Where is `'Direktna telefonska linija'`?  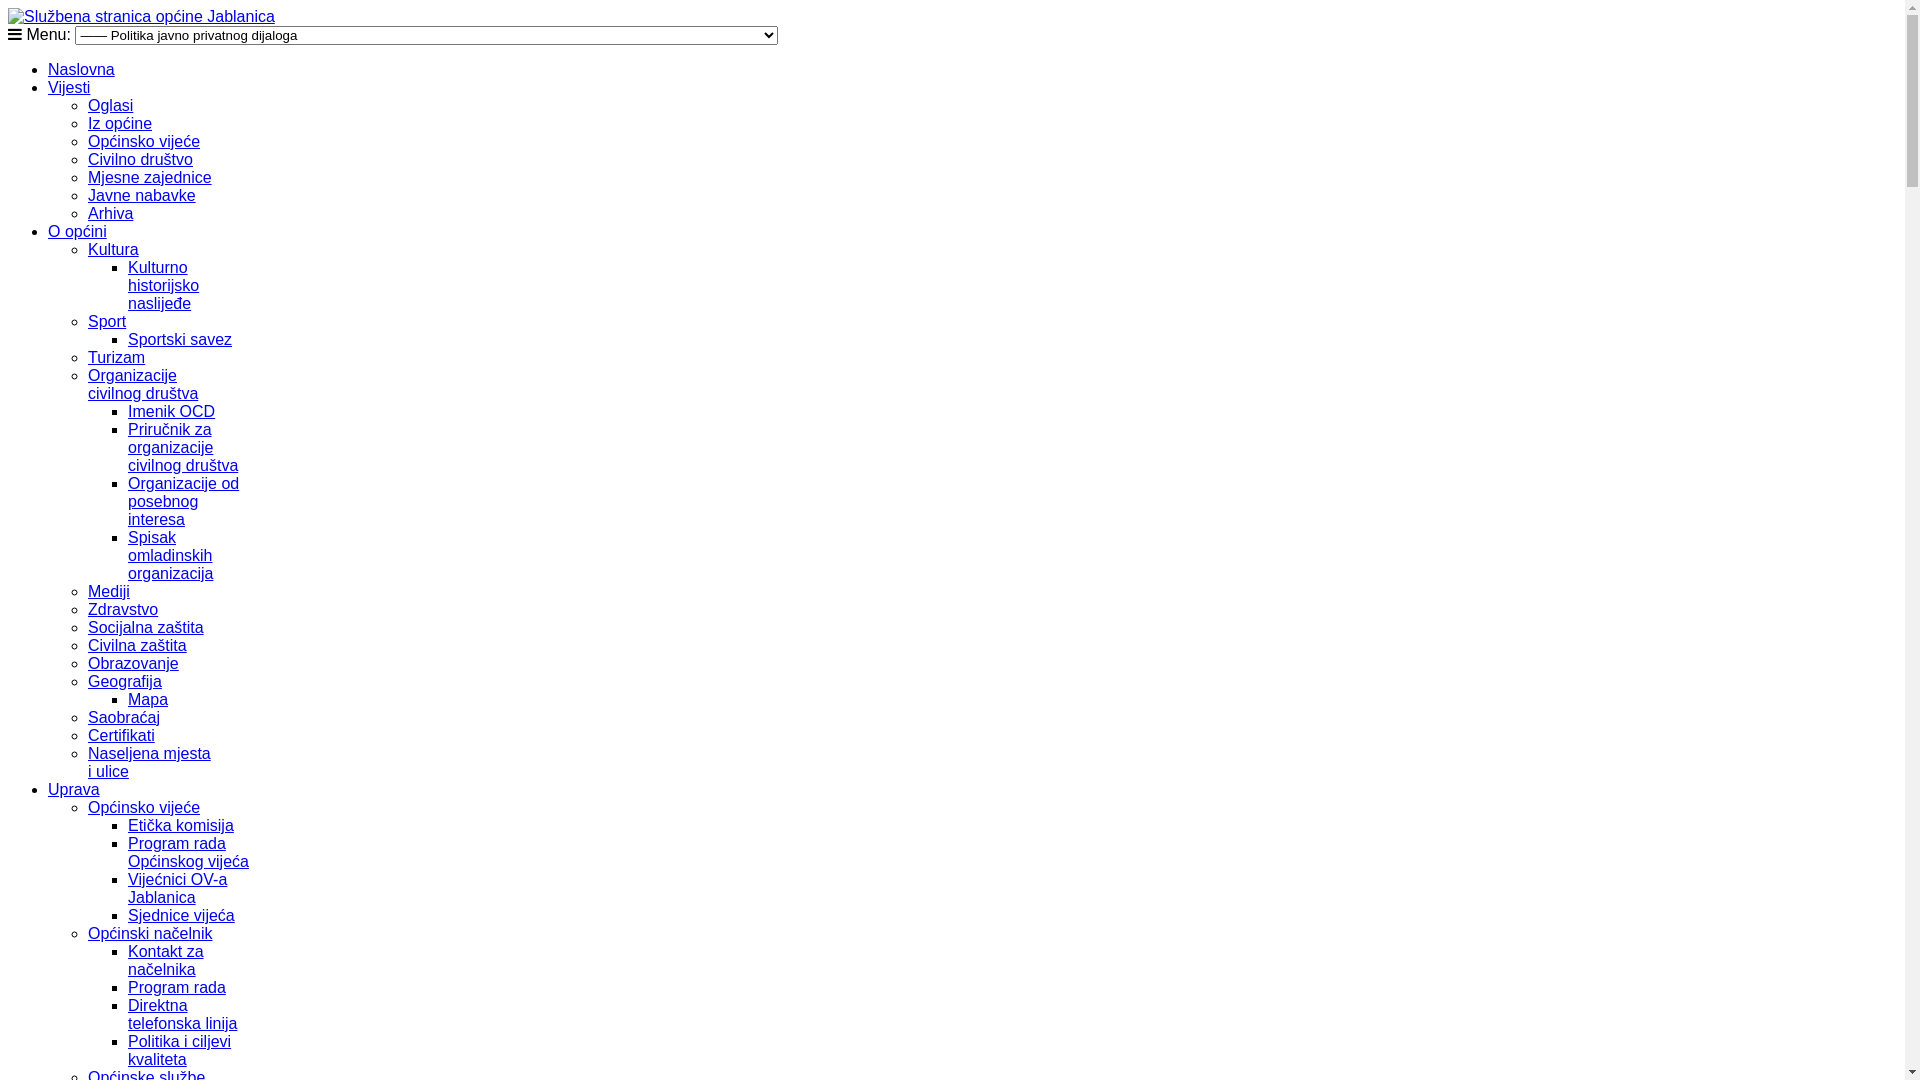
'Direktna telefonska linija' is located at coordinates (182, 1014).